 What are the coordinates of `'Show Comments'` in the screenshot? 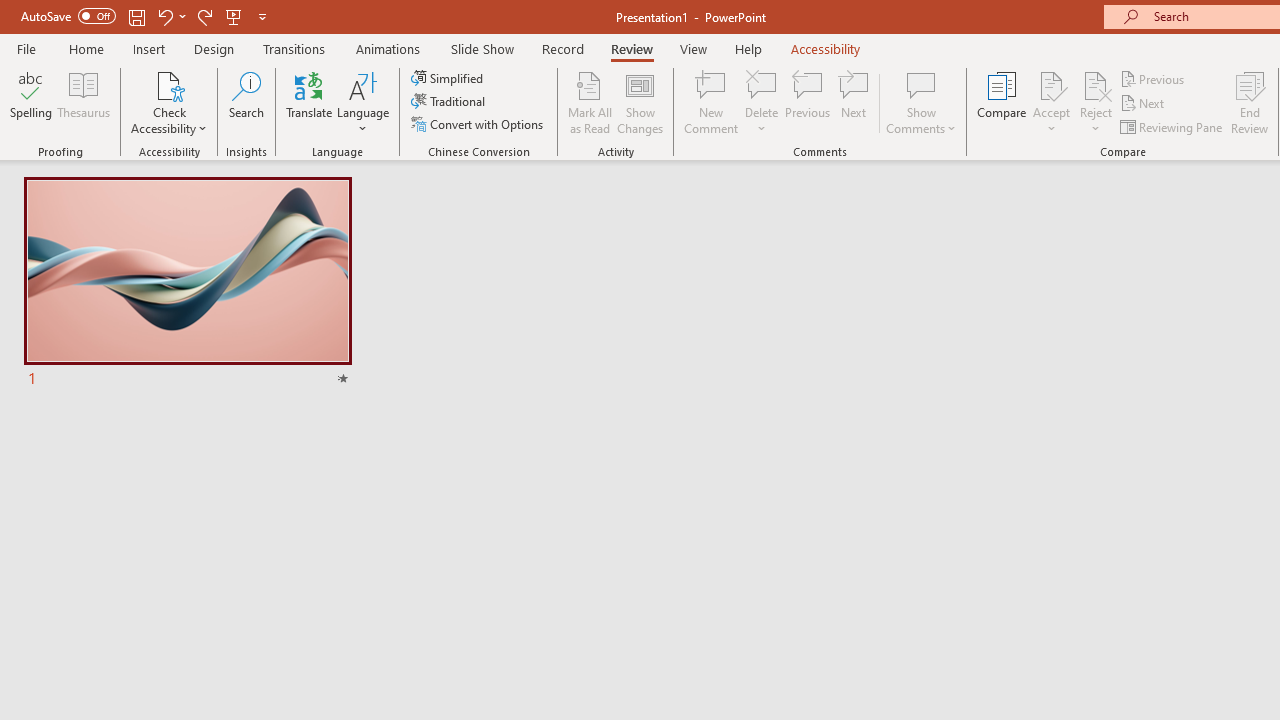 It's located at (920, 103).